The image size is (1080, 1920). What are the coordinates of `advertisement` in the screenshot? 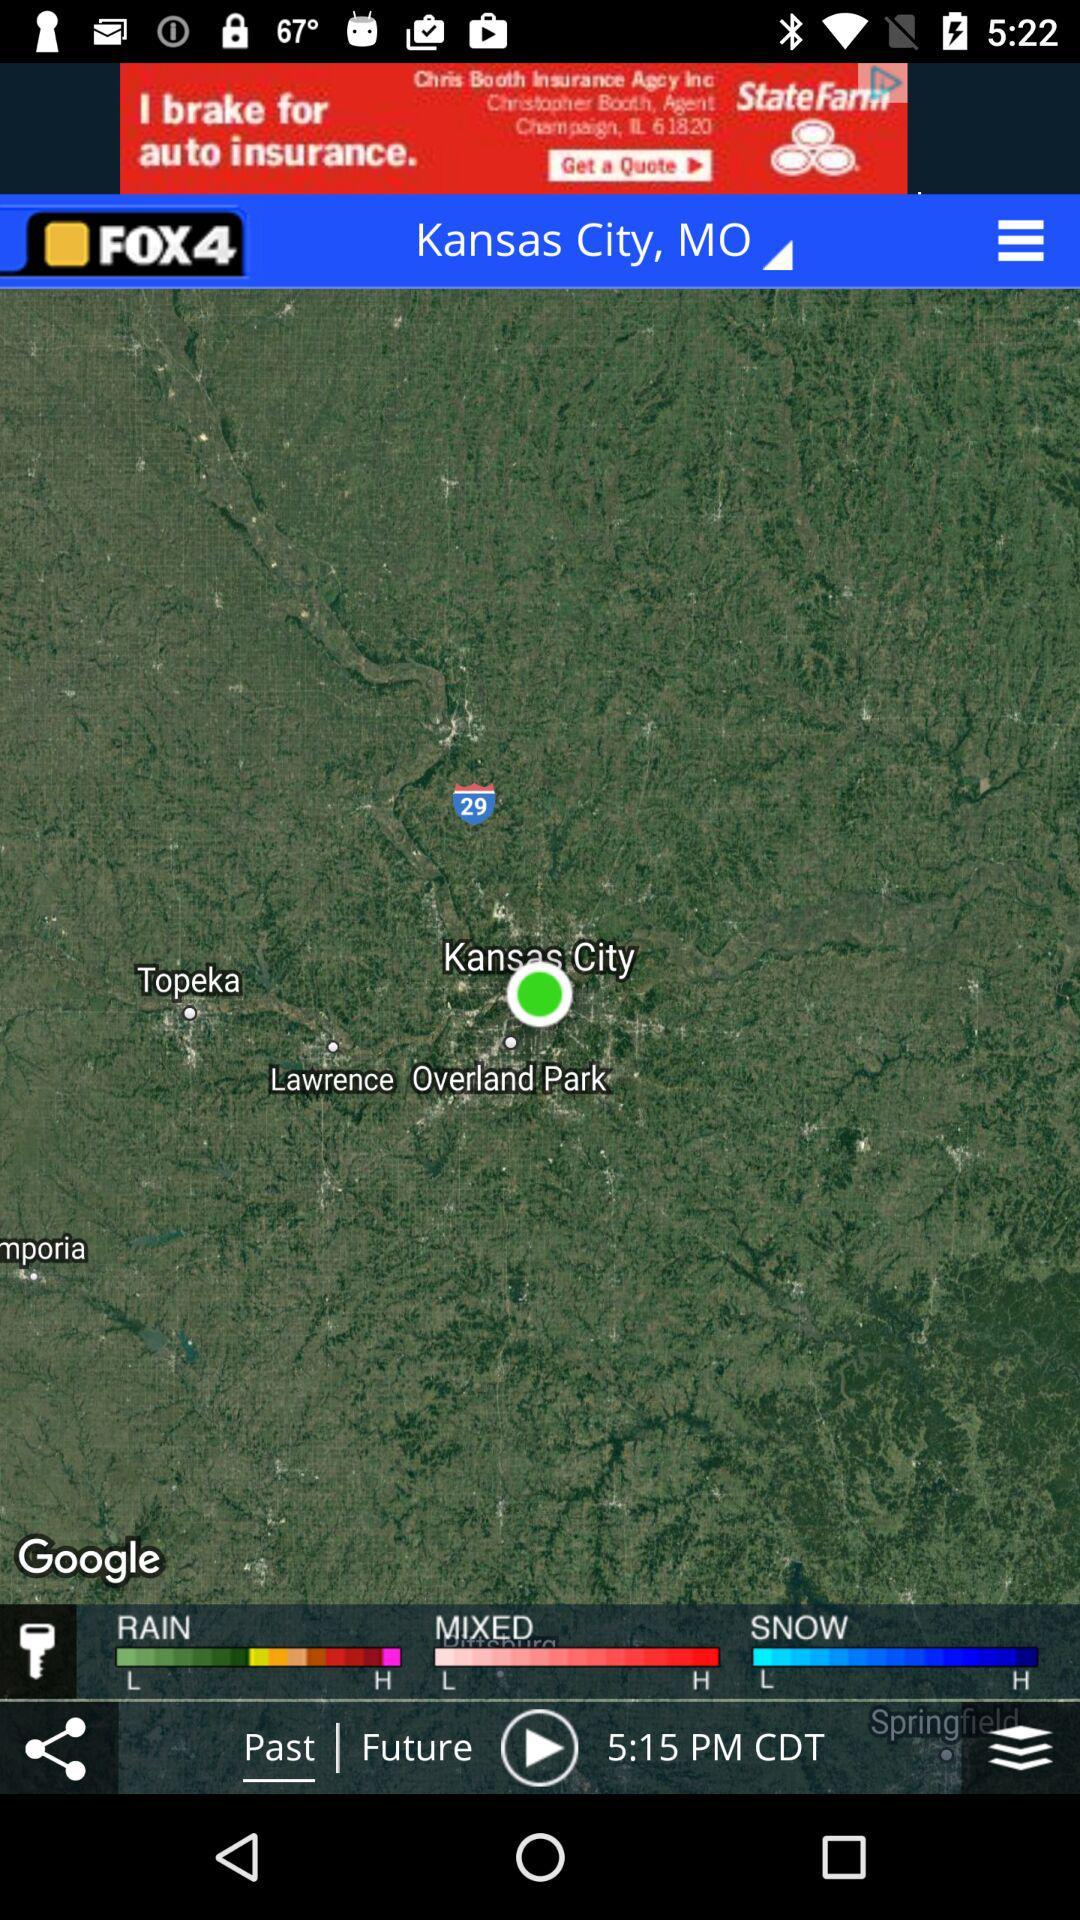 It's located at (540, 127).